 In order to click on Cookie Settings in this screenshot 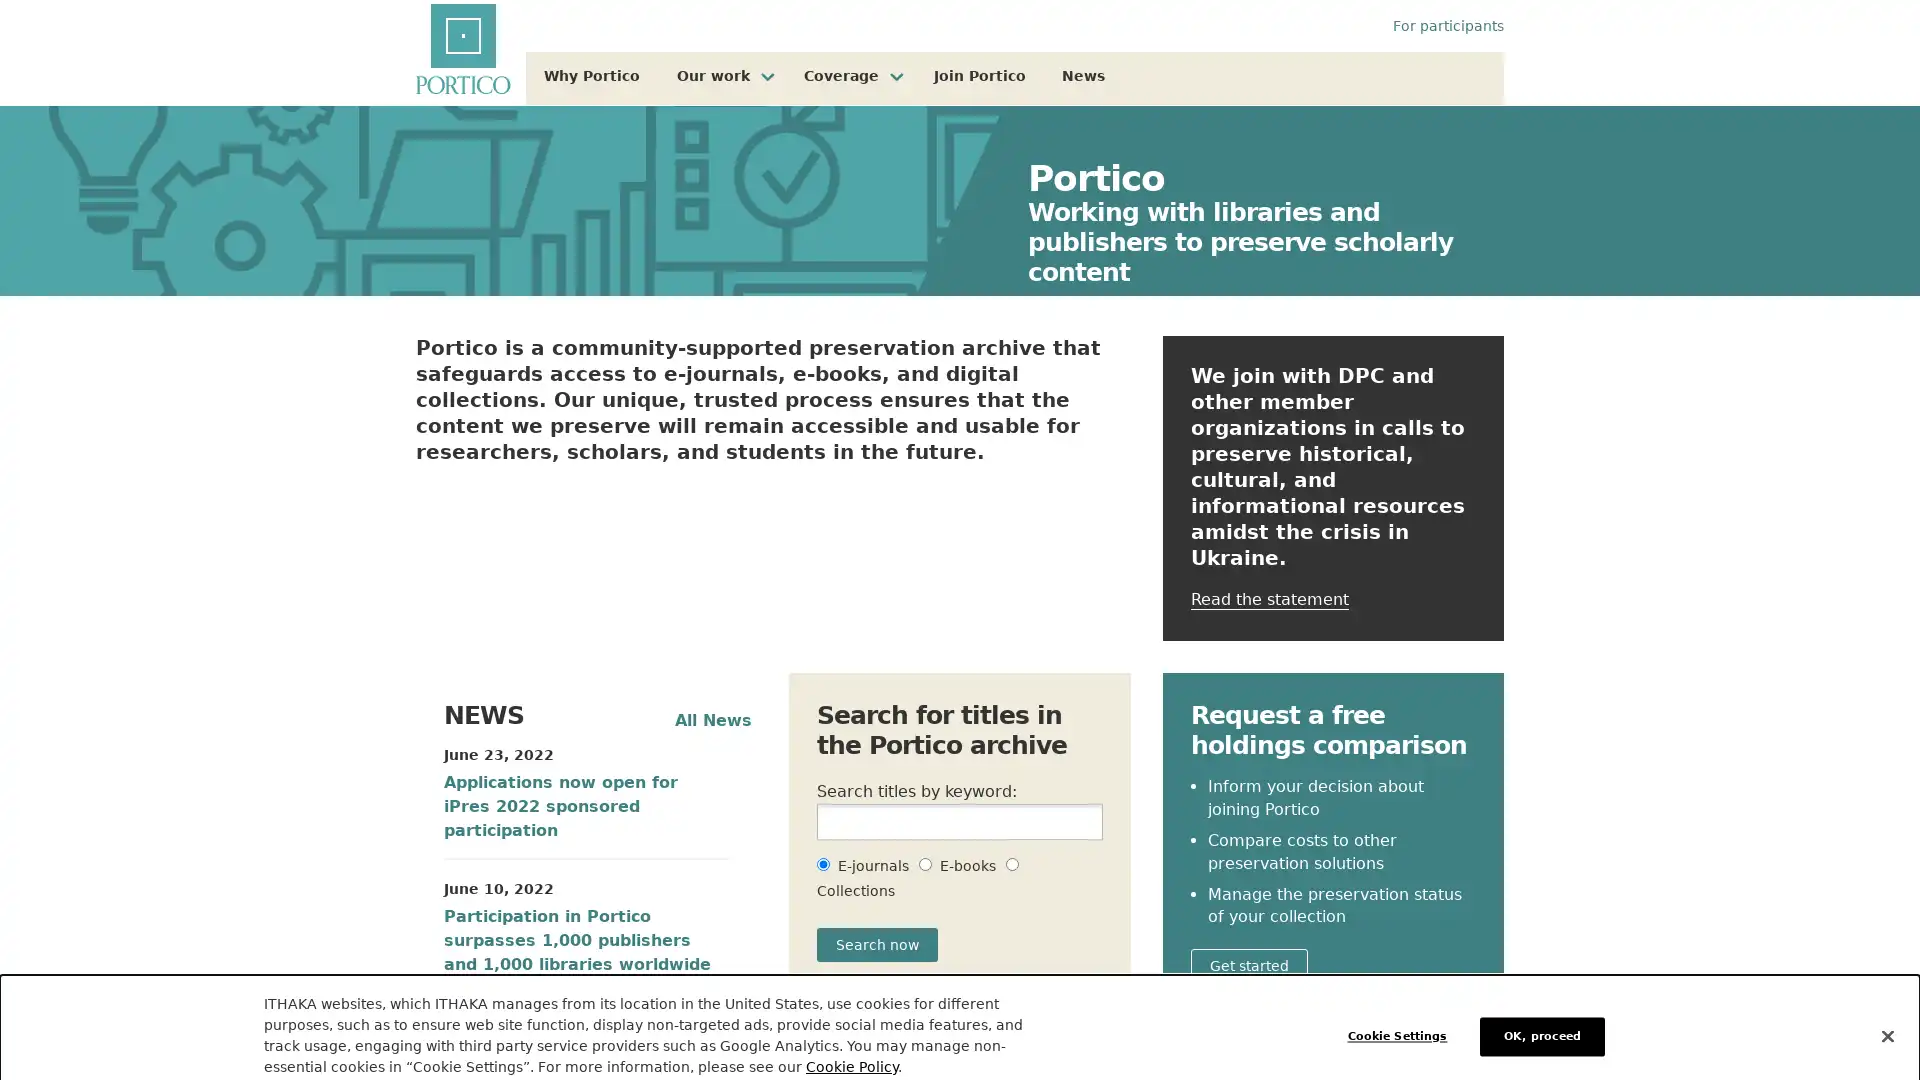, I will do `click(1401, 1015)`.